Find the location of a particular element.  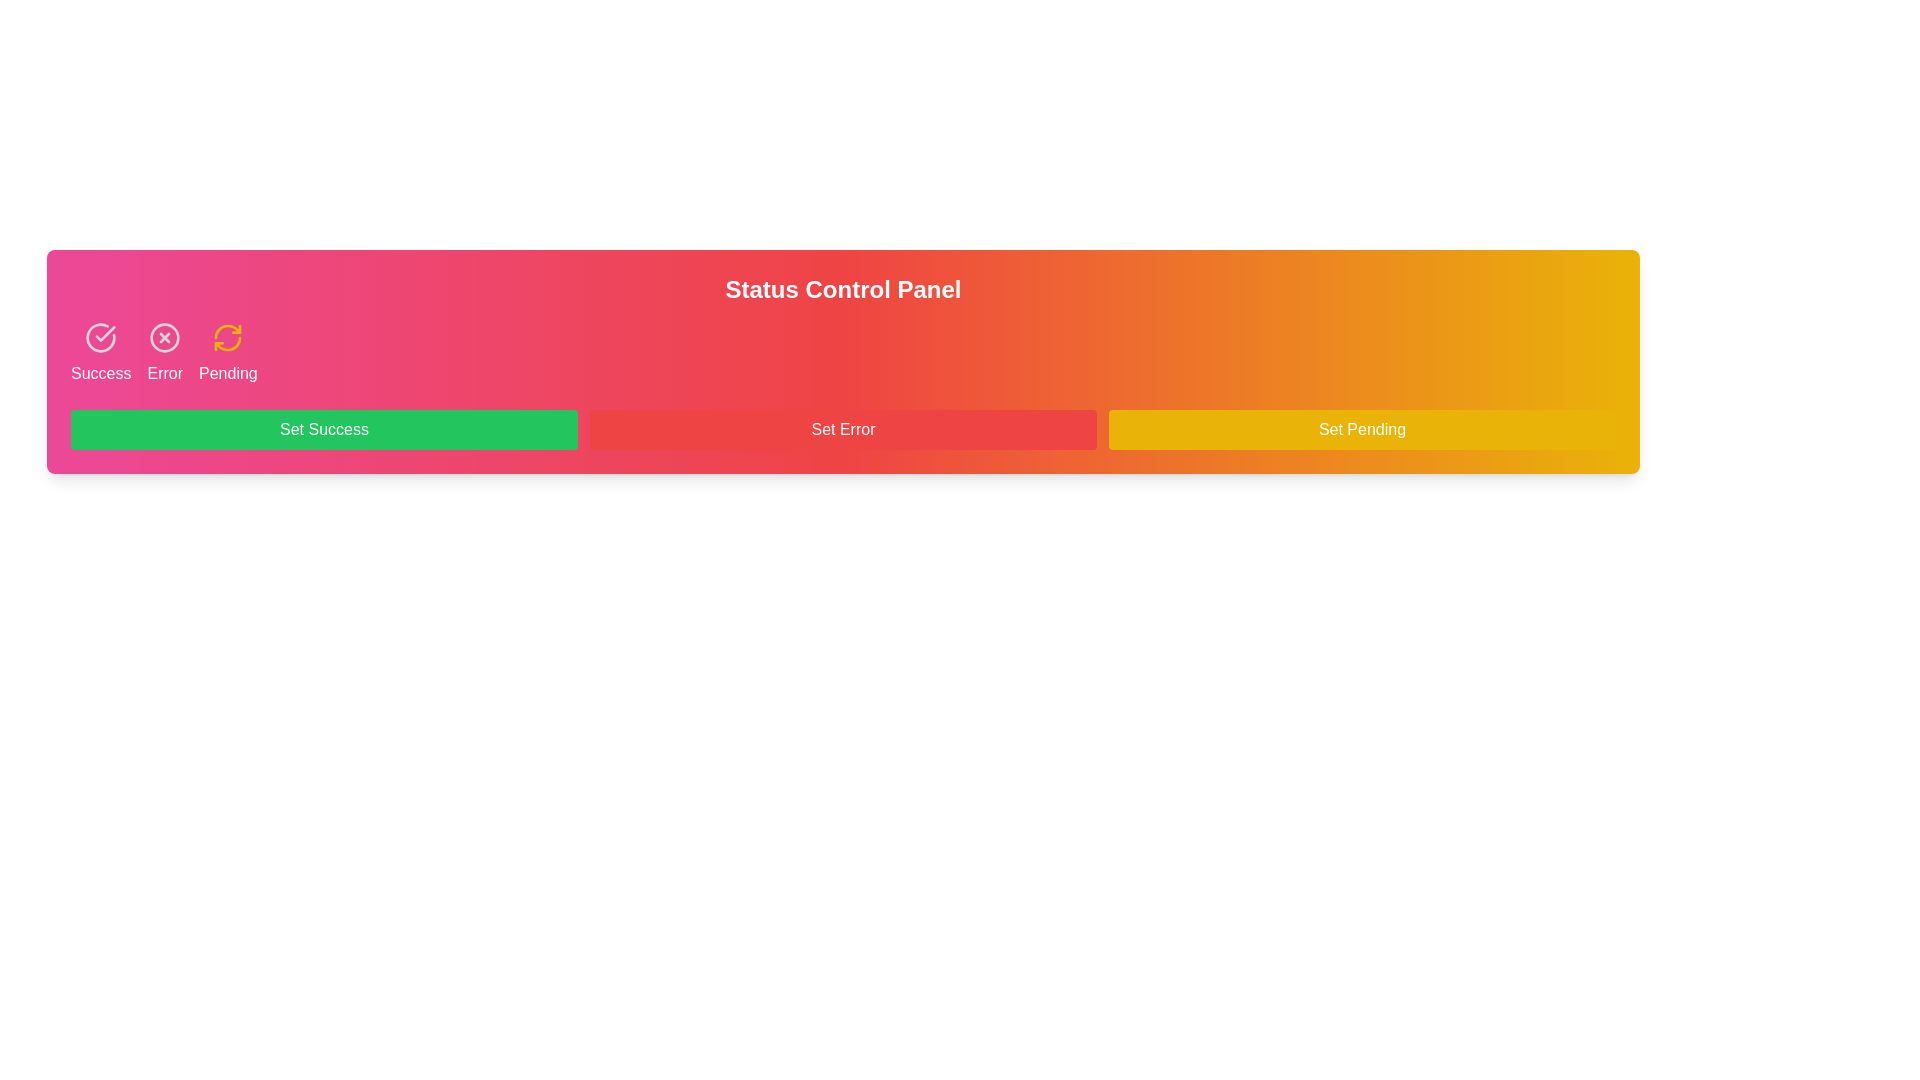

the rectangular button labeled 'Set Pending' with a bright yellow background to set the status to pending is located at coordinates (1361, 428).